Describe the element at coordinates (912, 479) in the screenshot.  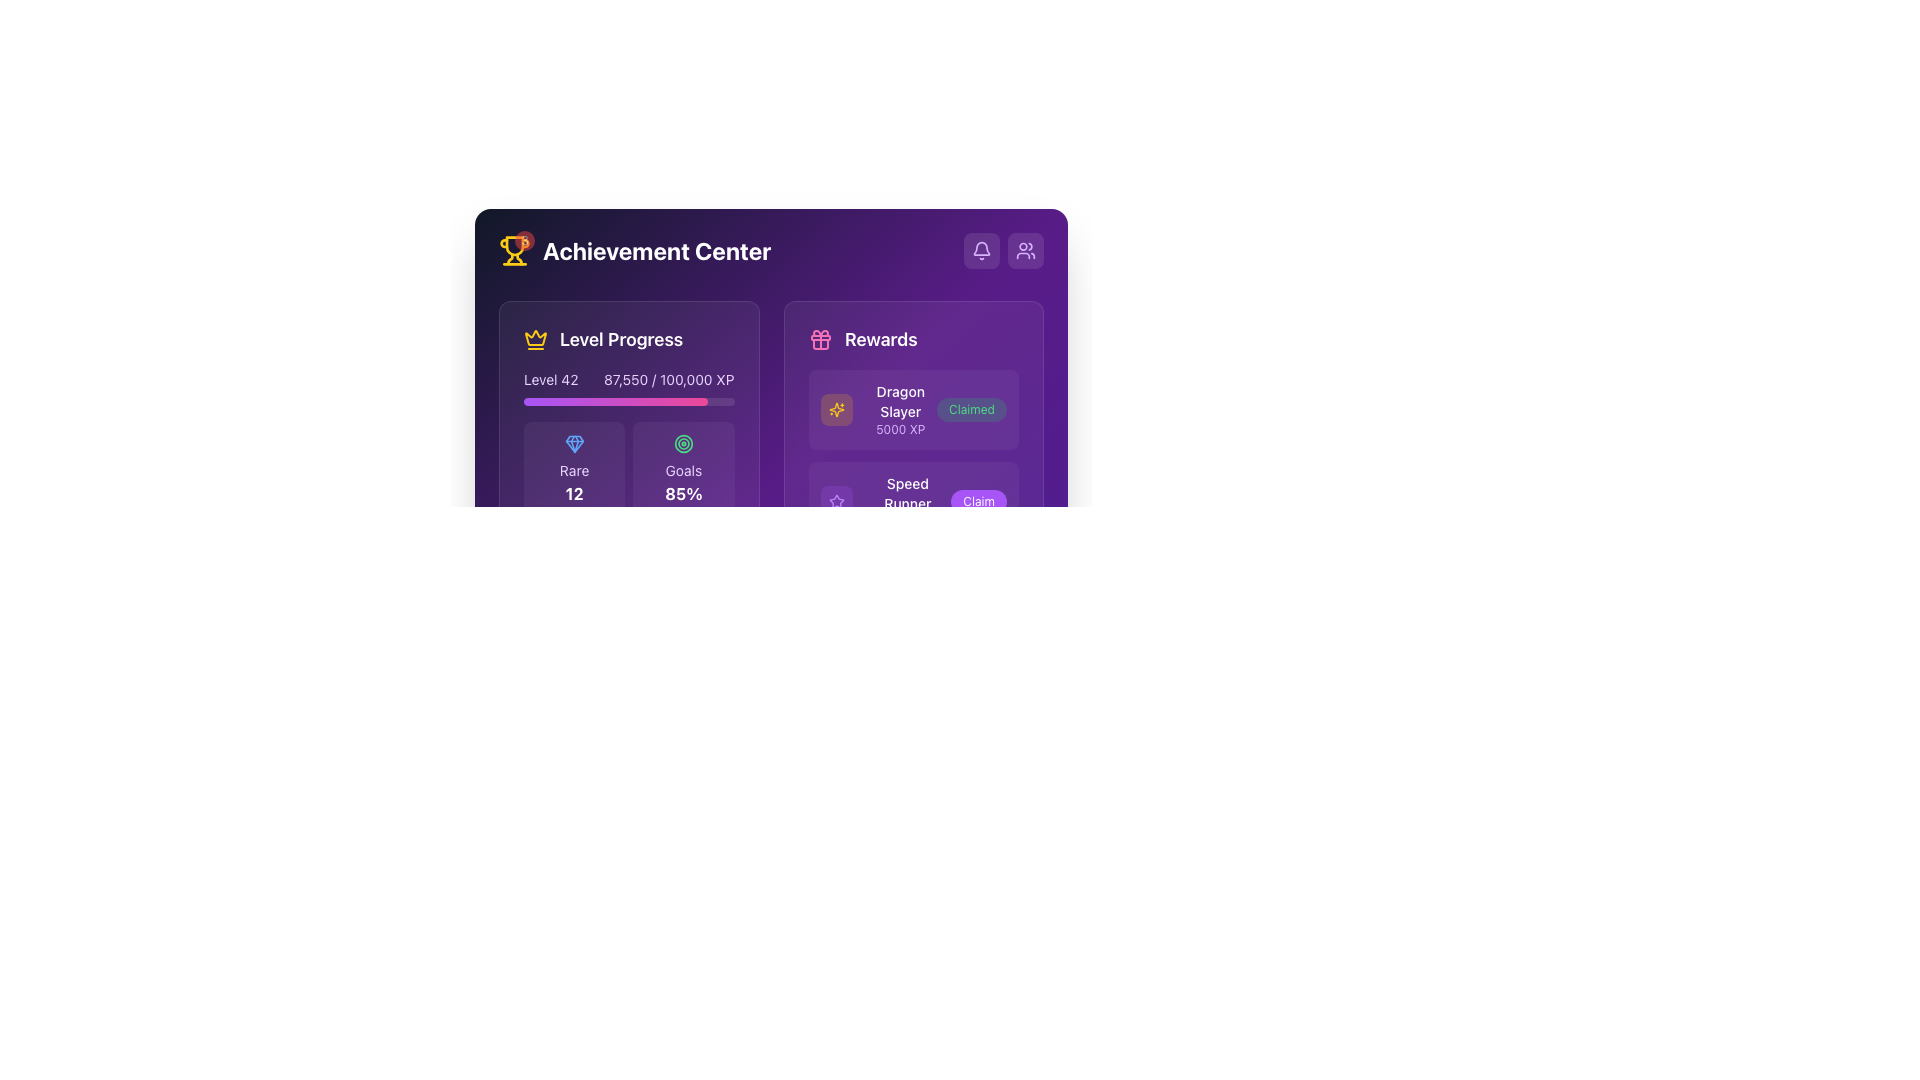
I see `the details of the rewards by reading the labels in the 'Rewards' section, which features a header and three task cards on the right side of the interface` at that location.